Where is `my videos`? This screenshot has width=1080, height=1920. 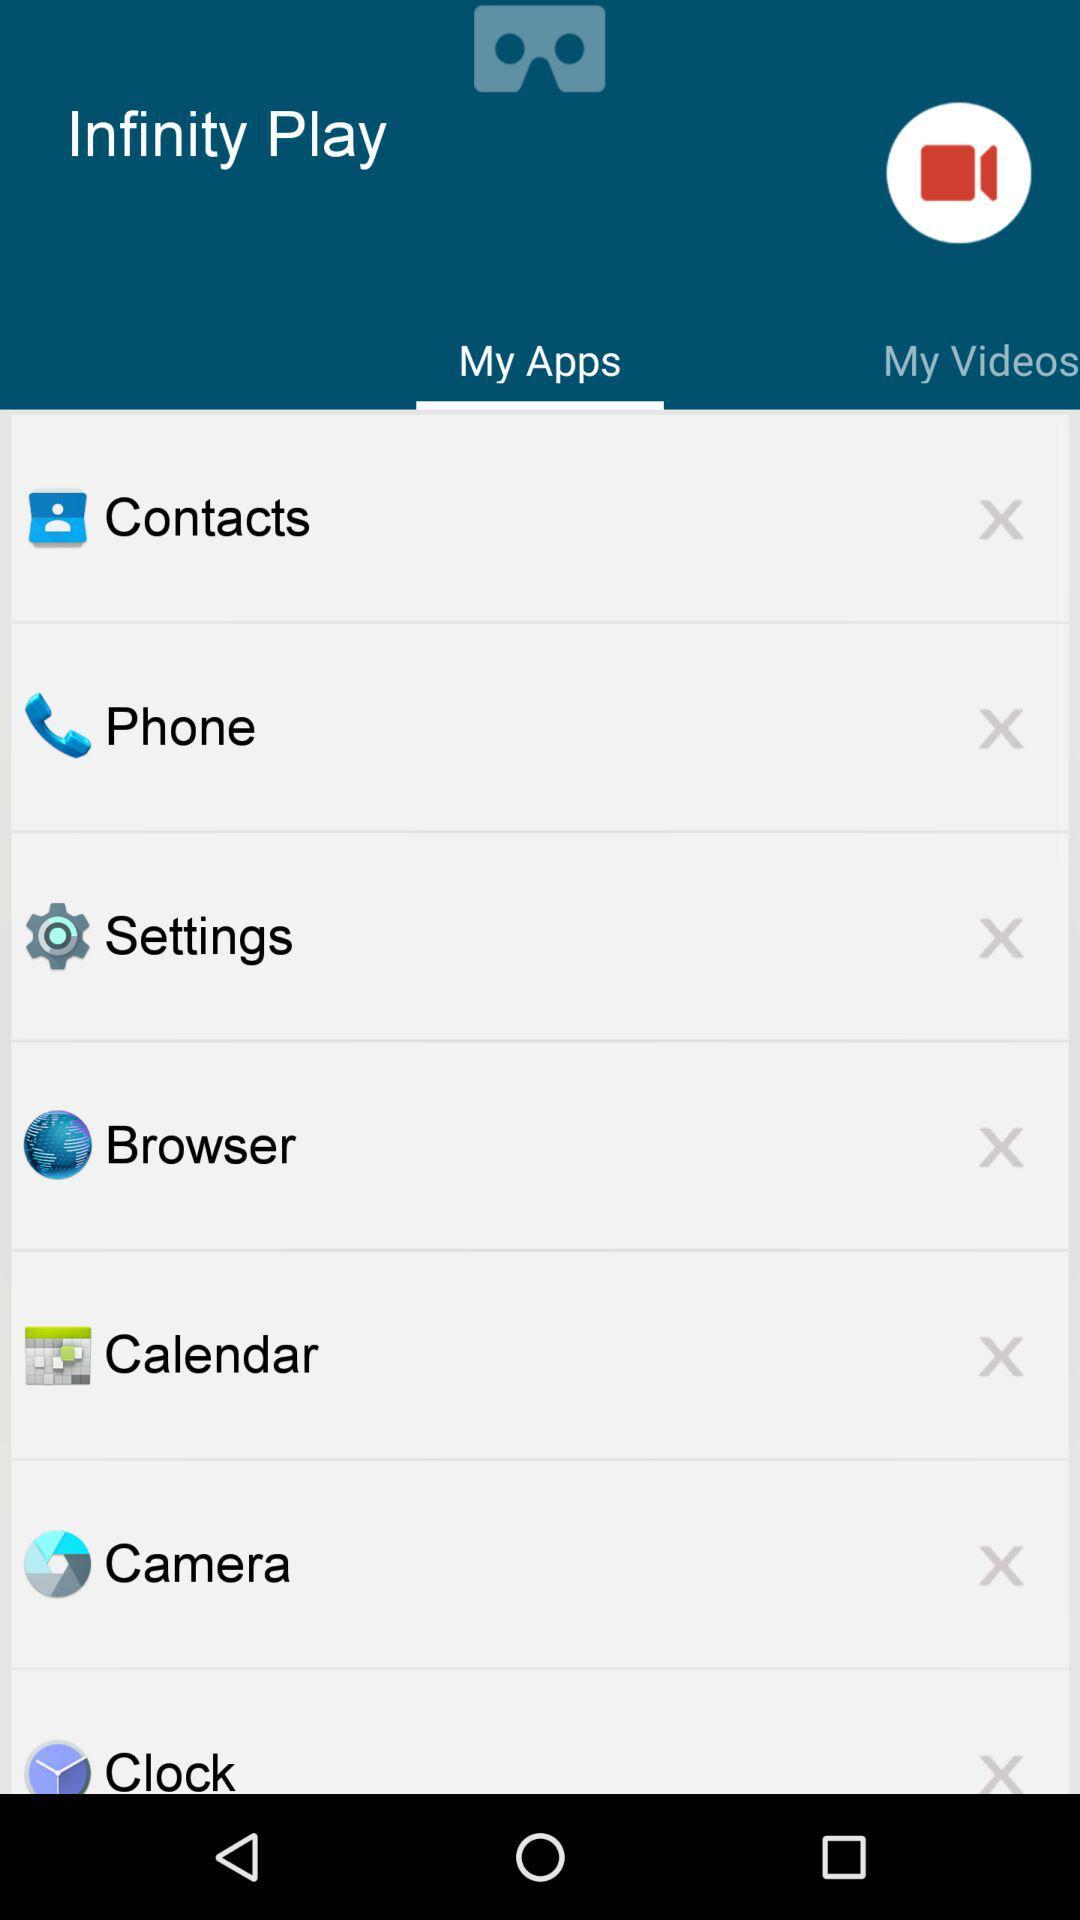
my videos is located at coordinates (957, 172).